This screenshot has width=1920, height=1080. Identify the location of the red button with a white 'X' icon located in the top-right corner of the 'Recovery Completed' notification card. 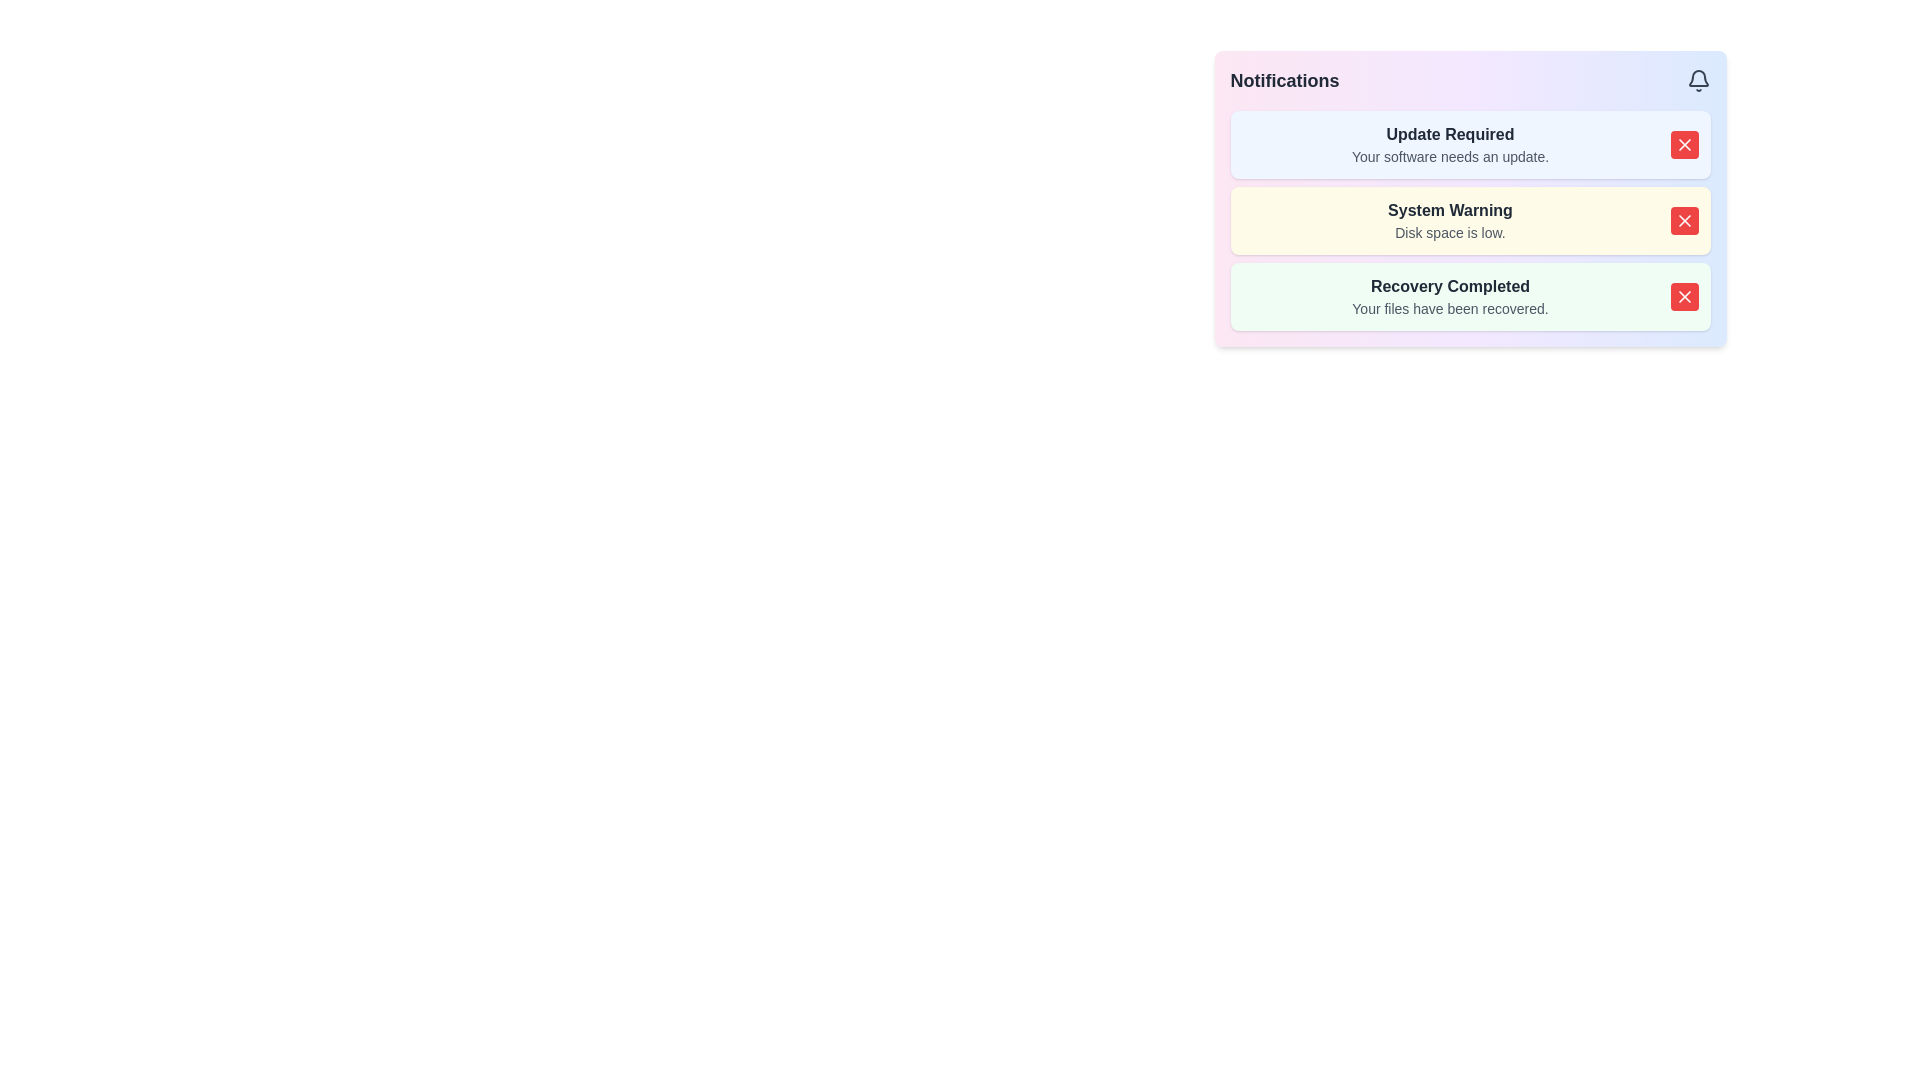
(1683, 297).